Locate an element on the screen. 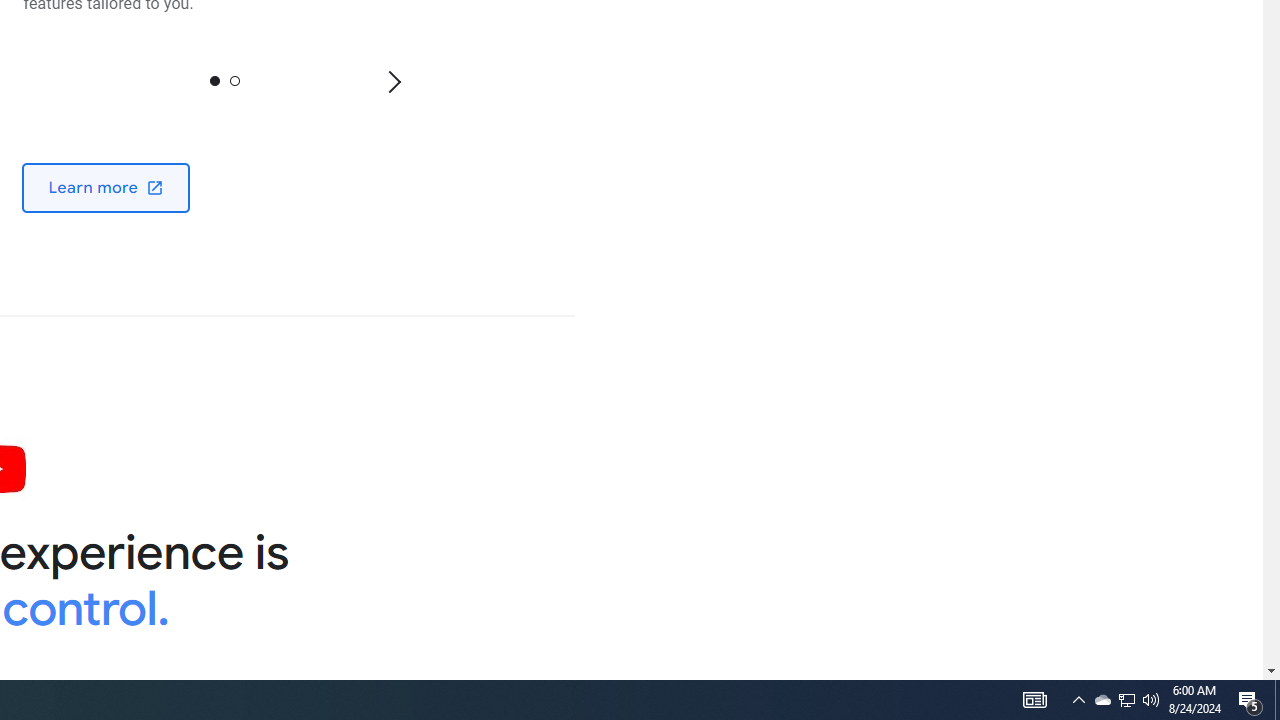 The width and height of the screenshot is (1280, 720). '0' is located at coordinates (215, 79).